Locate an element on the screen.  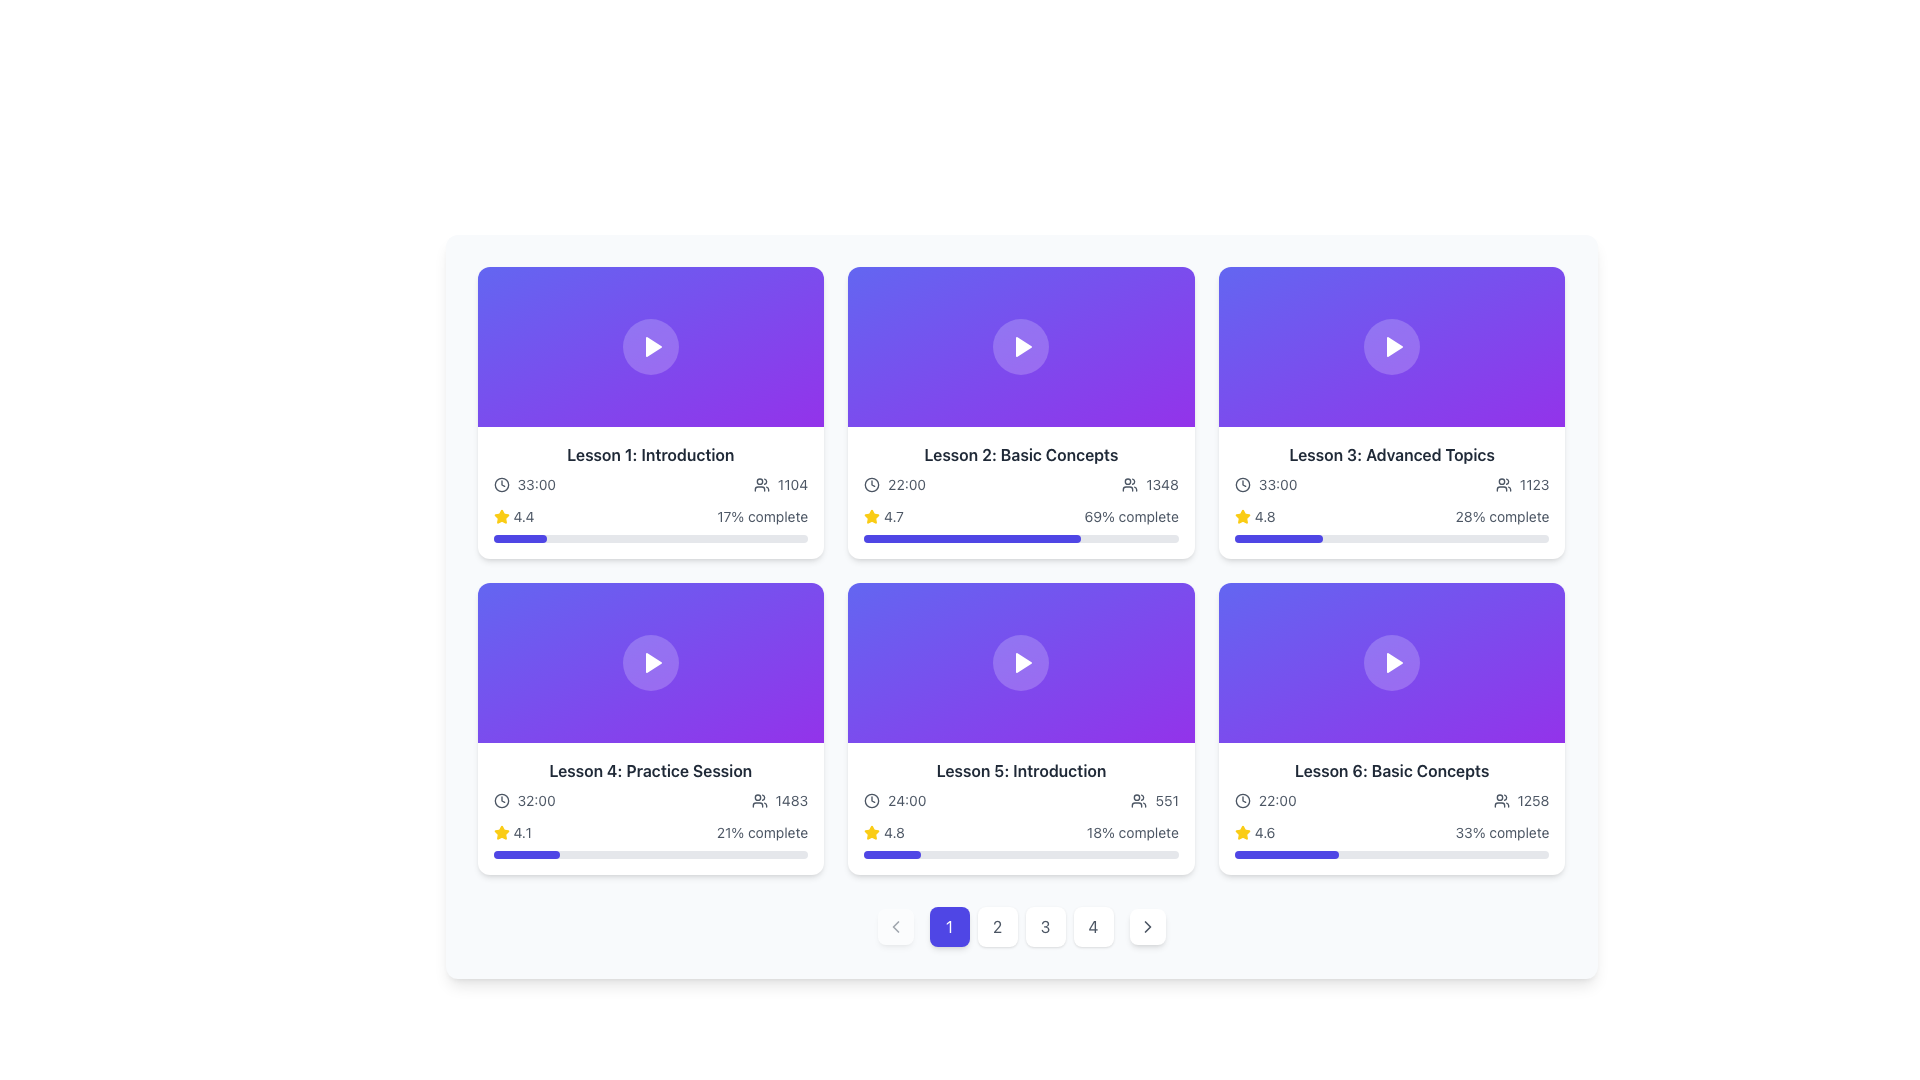
the circular progress bar located in the second card of the upper row of the displayed grid layout to adjust the completion progression is located at coordinates (1021, 523).